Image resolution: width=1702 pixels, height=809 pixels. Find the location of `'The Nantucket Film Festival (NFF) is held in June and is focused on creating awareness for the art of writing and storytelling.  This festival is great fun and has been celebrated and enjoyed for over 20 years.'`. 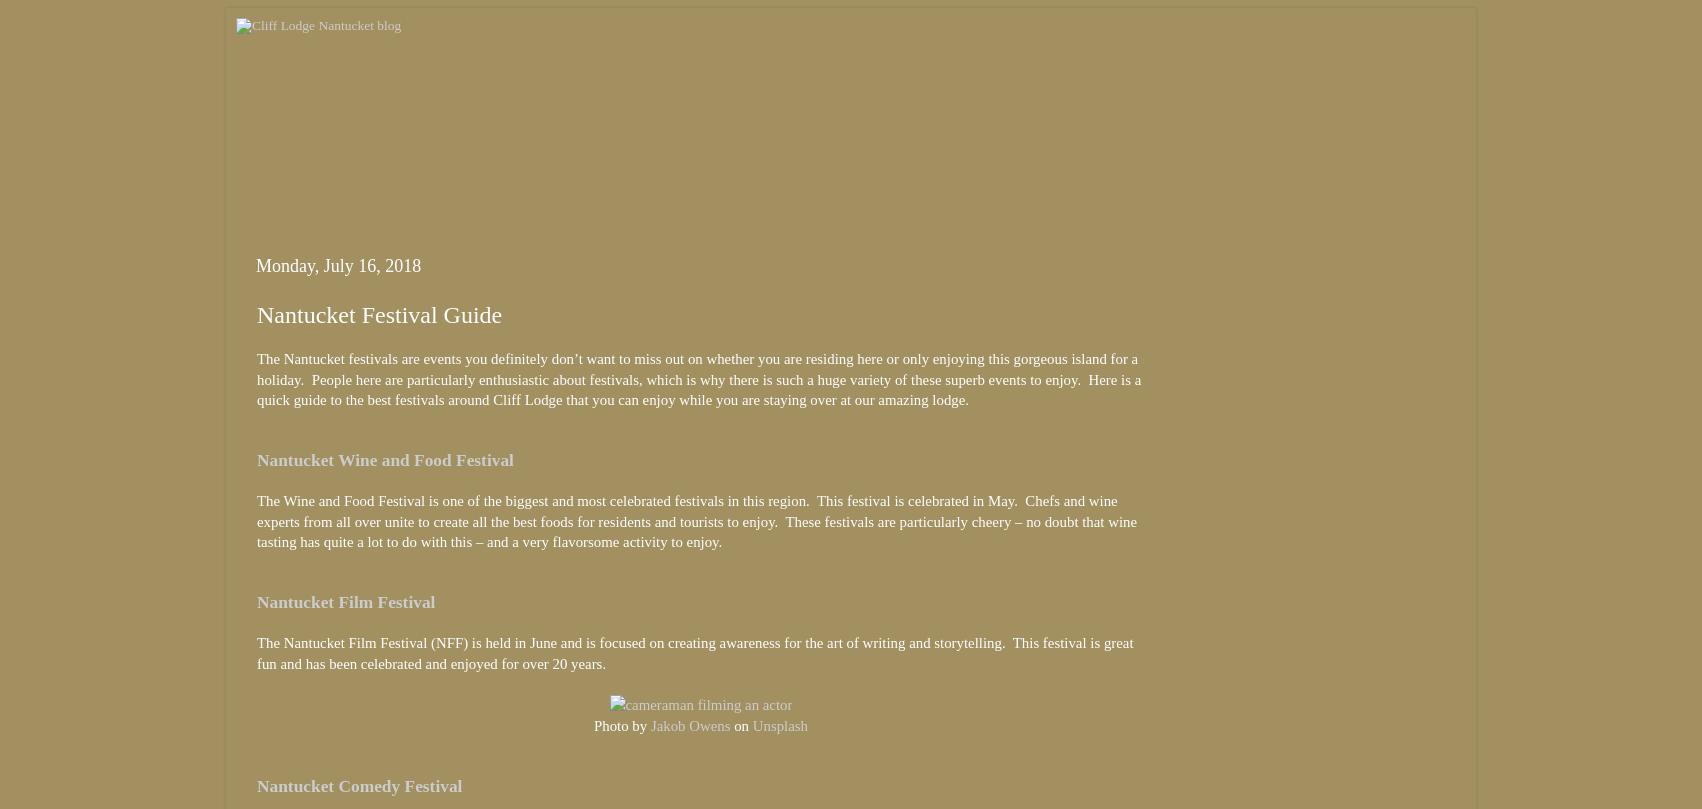

'The Nantucket Film Festival (NFF) is held in June and is focused on creating awareness for the art of writing and storytelling.  This festival is great fun and has been celebrated and enjoyed for over 20 years.' is located at coordinates (694, 653).